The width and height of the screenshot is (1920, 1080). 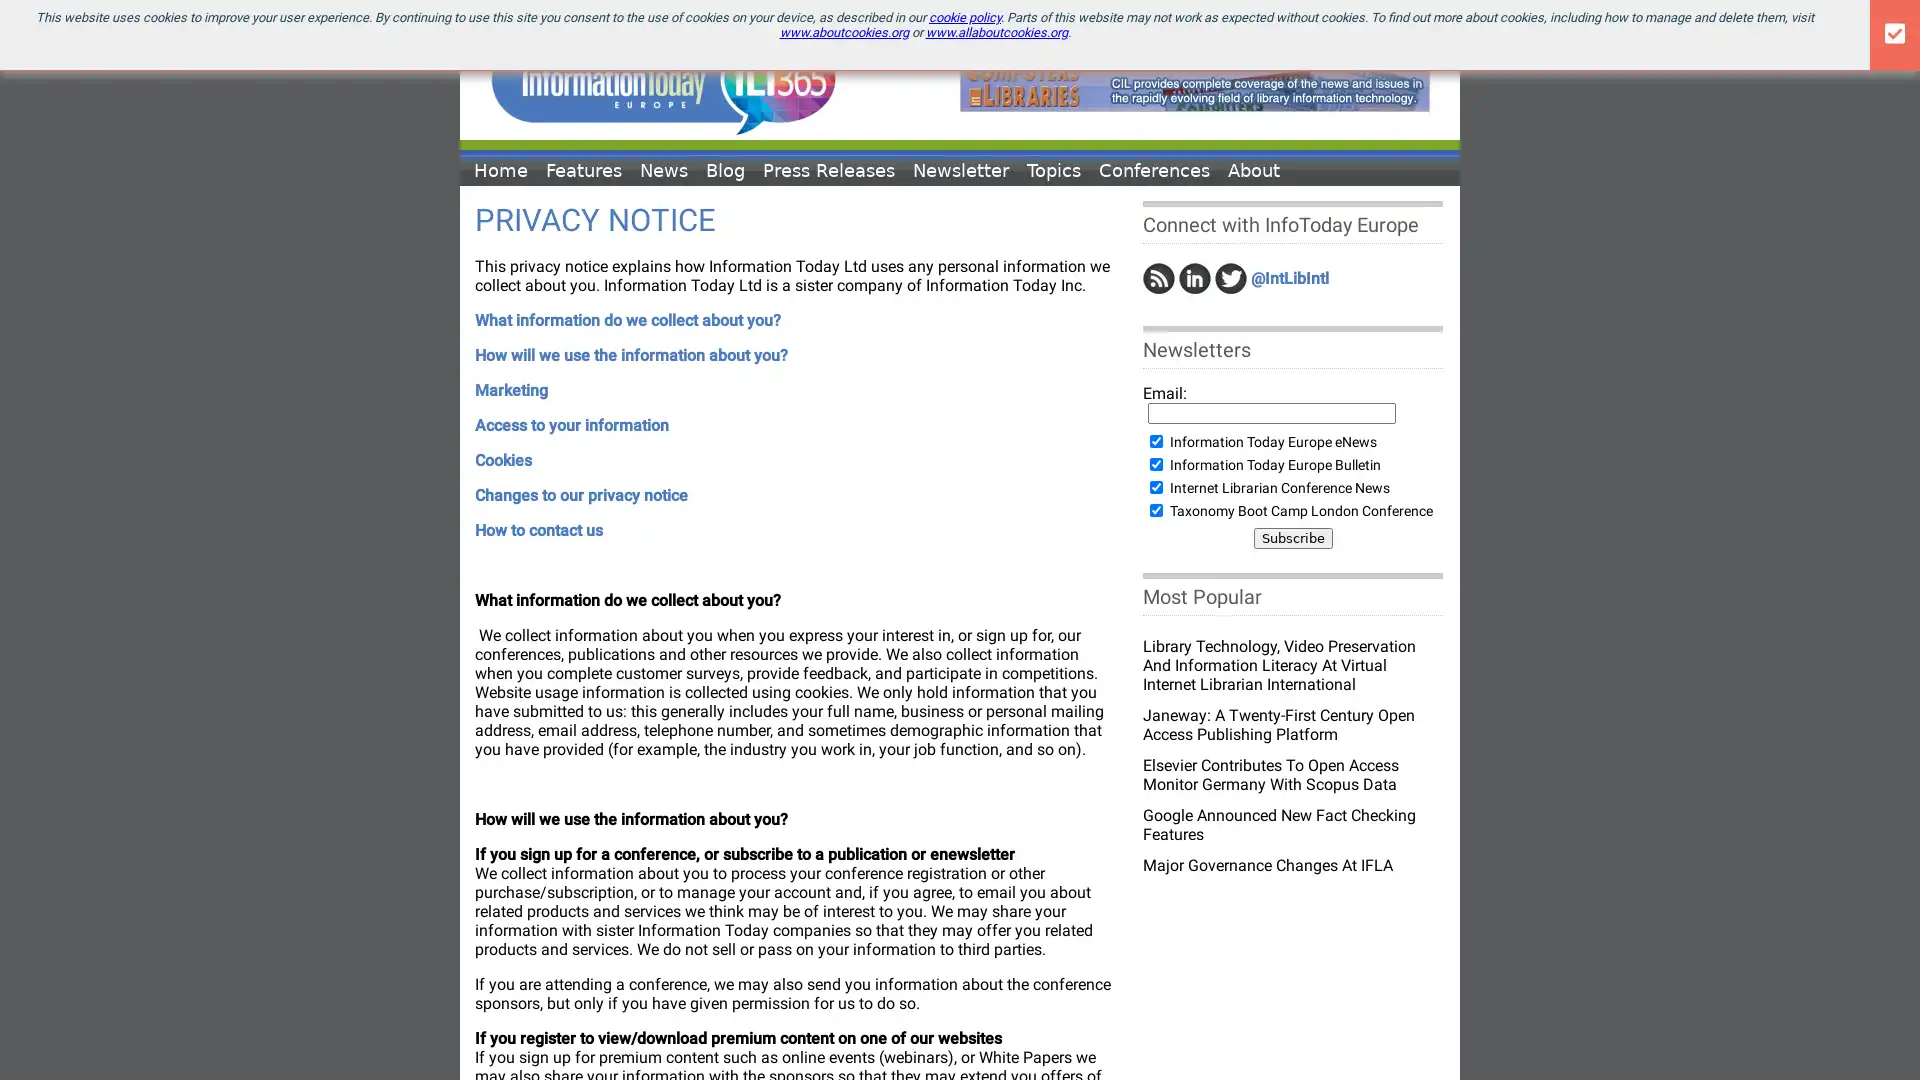 What do you see at coordinates (1292, 537) in the screenshot?
I see `Subscribe` at bounding box center [1292, 537].